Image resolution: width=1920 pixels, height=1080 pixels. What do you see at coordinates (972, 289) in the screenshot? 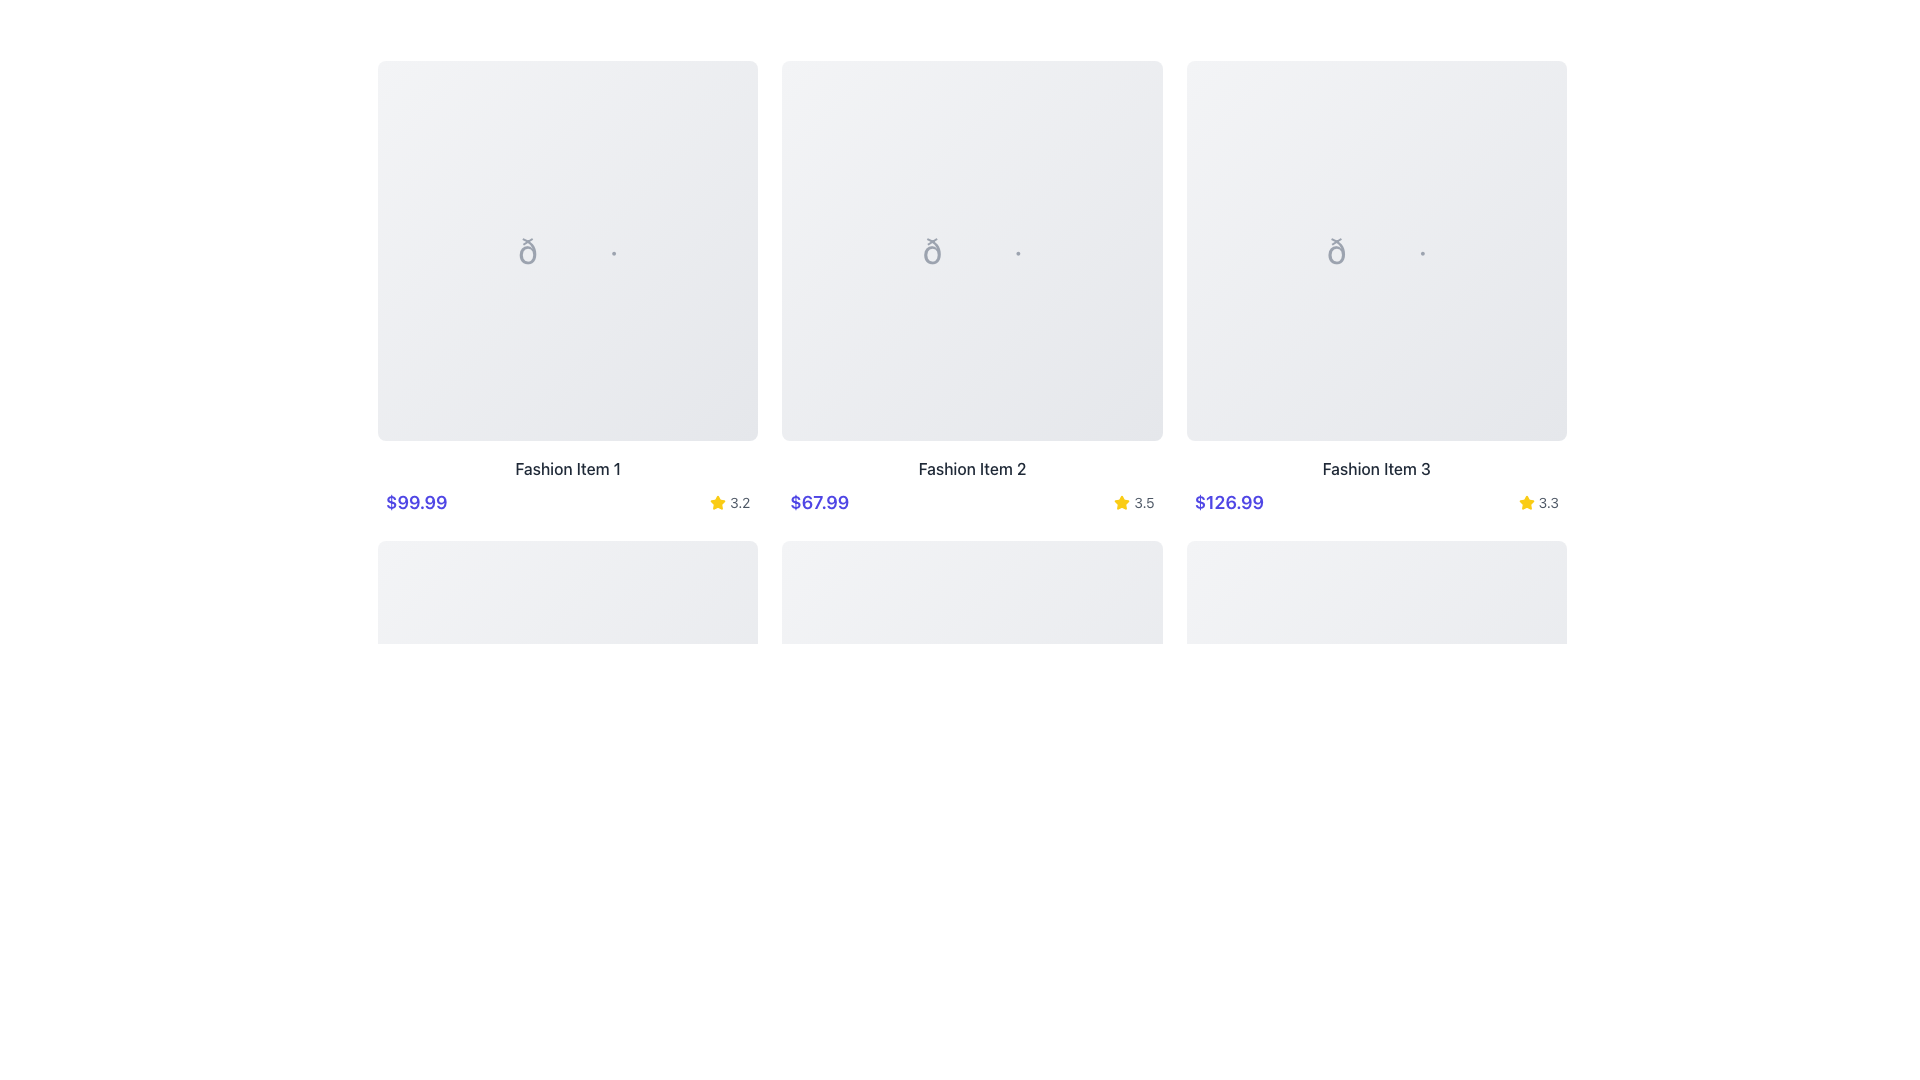
I see `the Product Display Card, which is the middle card in a grid of three, to trigger the tooltip or animations` at bounding box center [972, 289].